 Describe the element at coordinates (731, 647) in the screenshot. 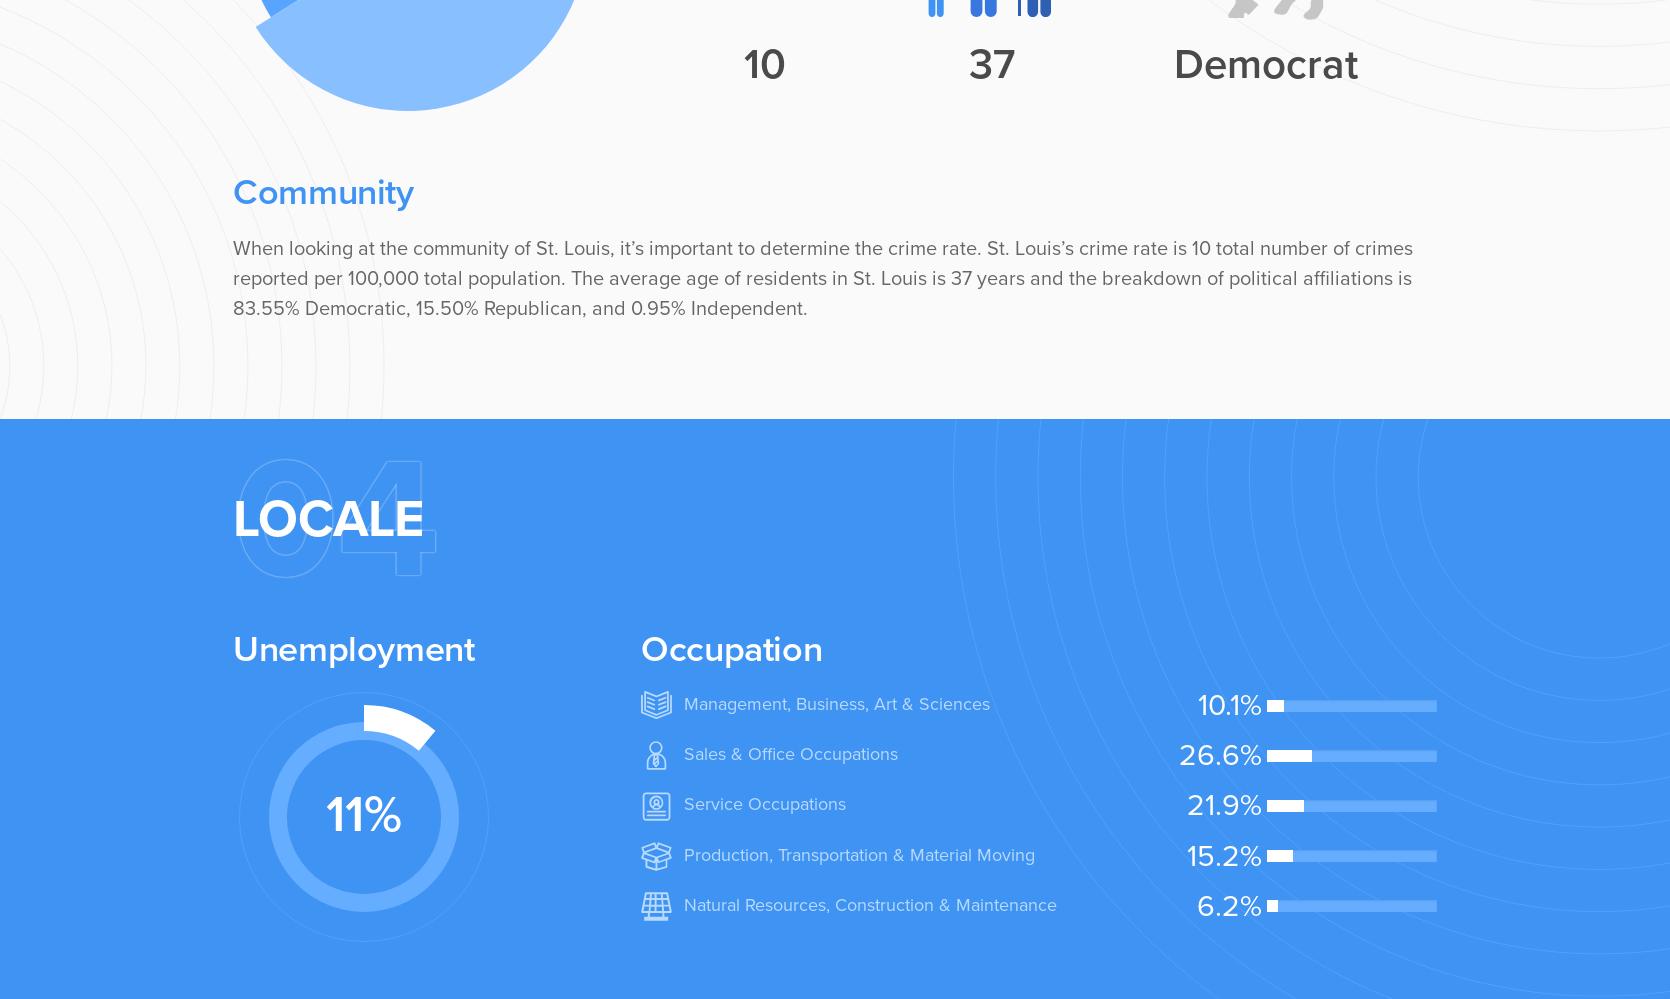

I see `'Occupation'` at that location.